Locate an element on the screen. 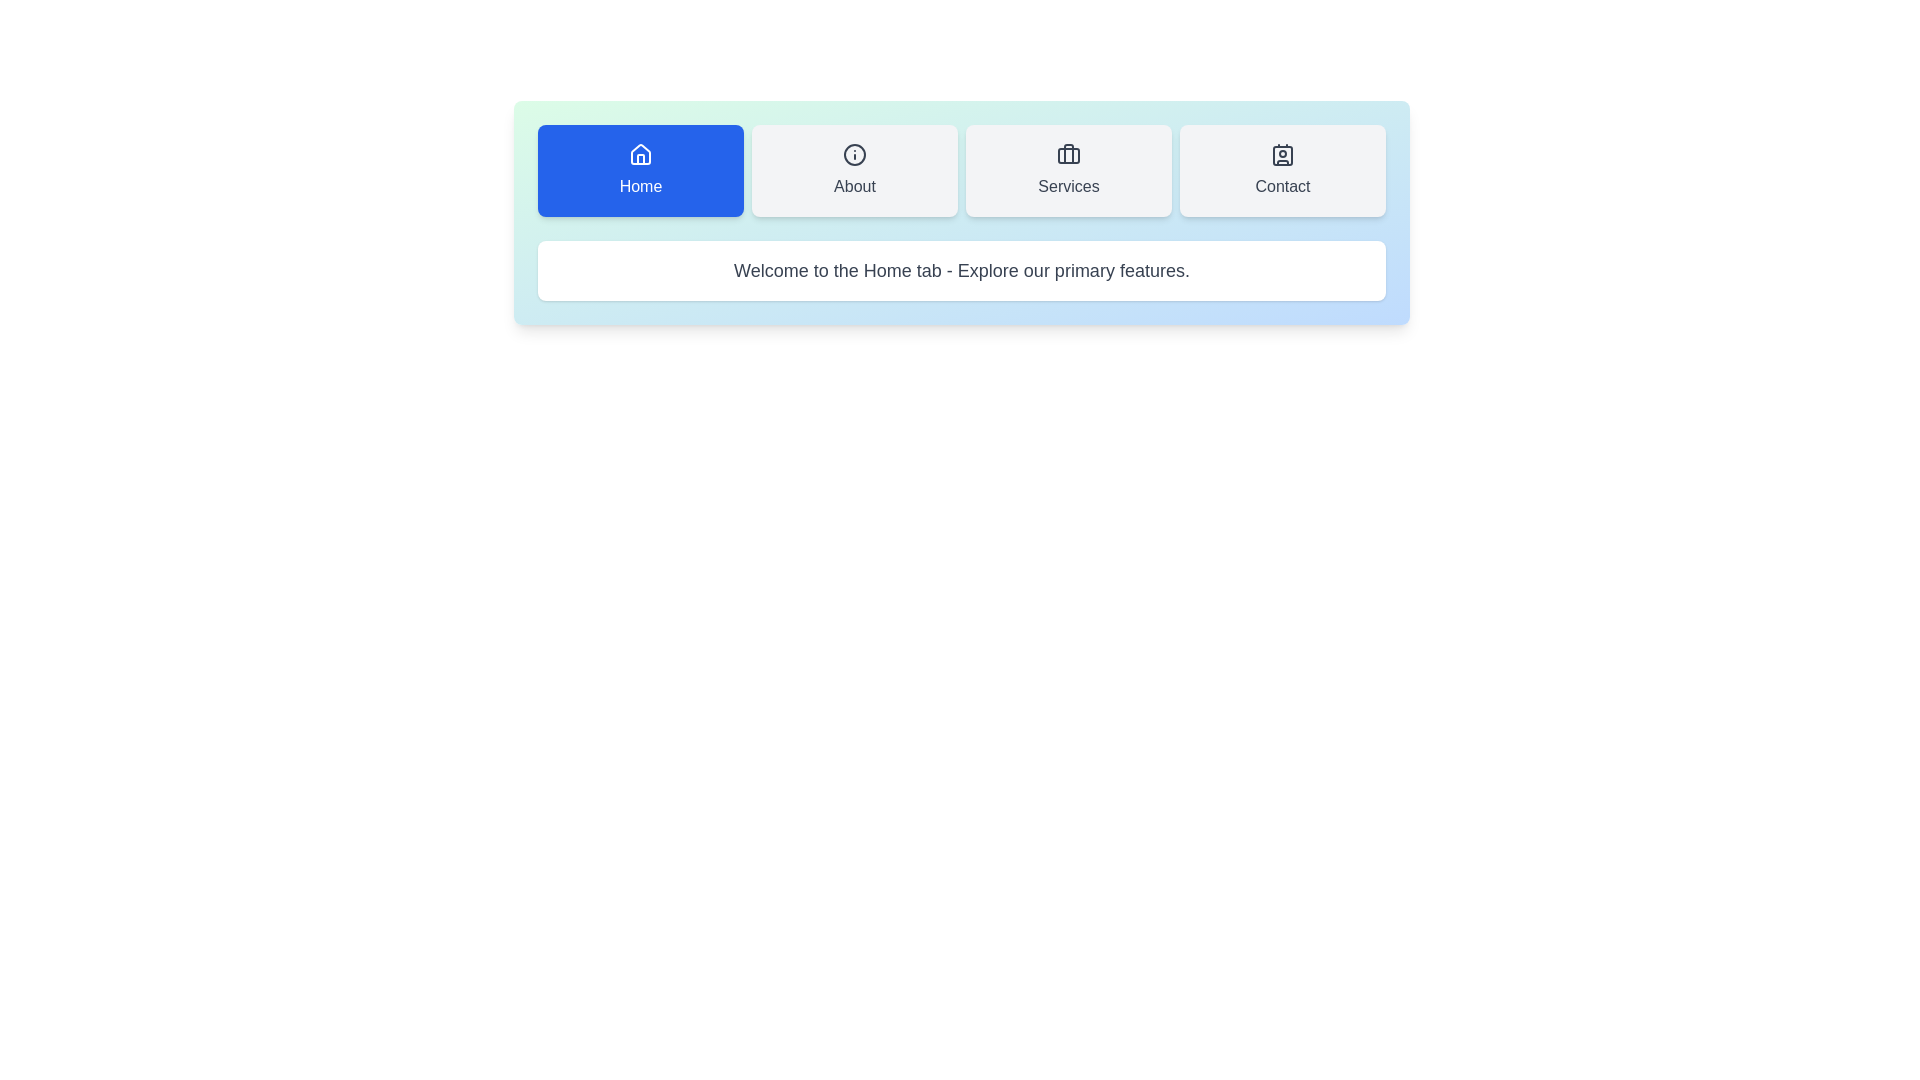  the blue and white house icon located above the 'Home' text in the top-left corner of the UI, specifically inside the 'Home' button is located at coordinates (641, 153).